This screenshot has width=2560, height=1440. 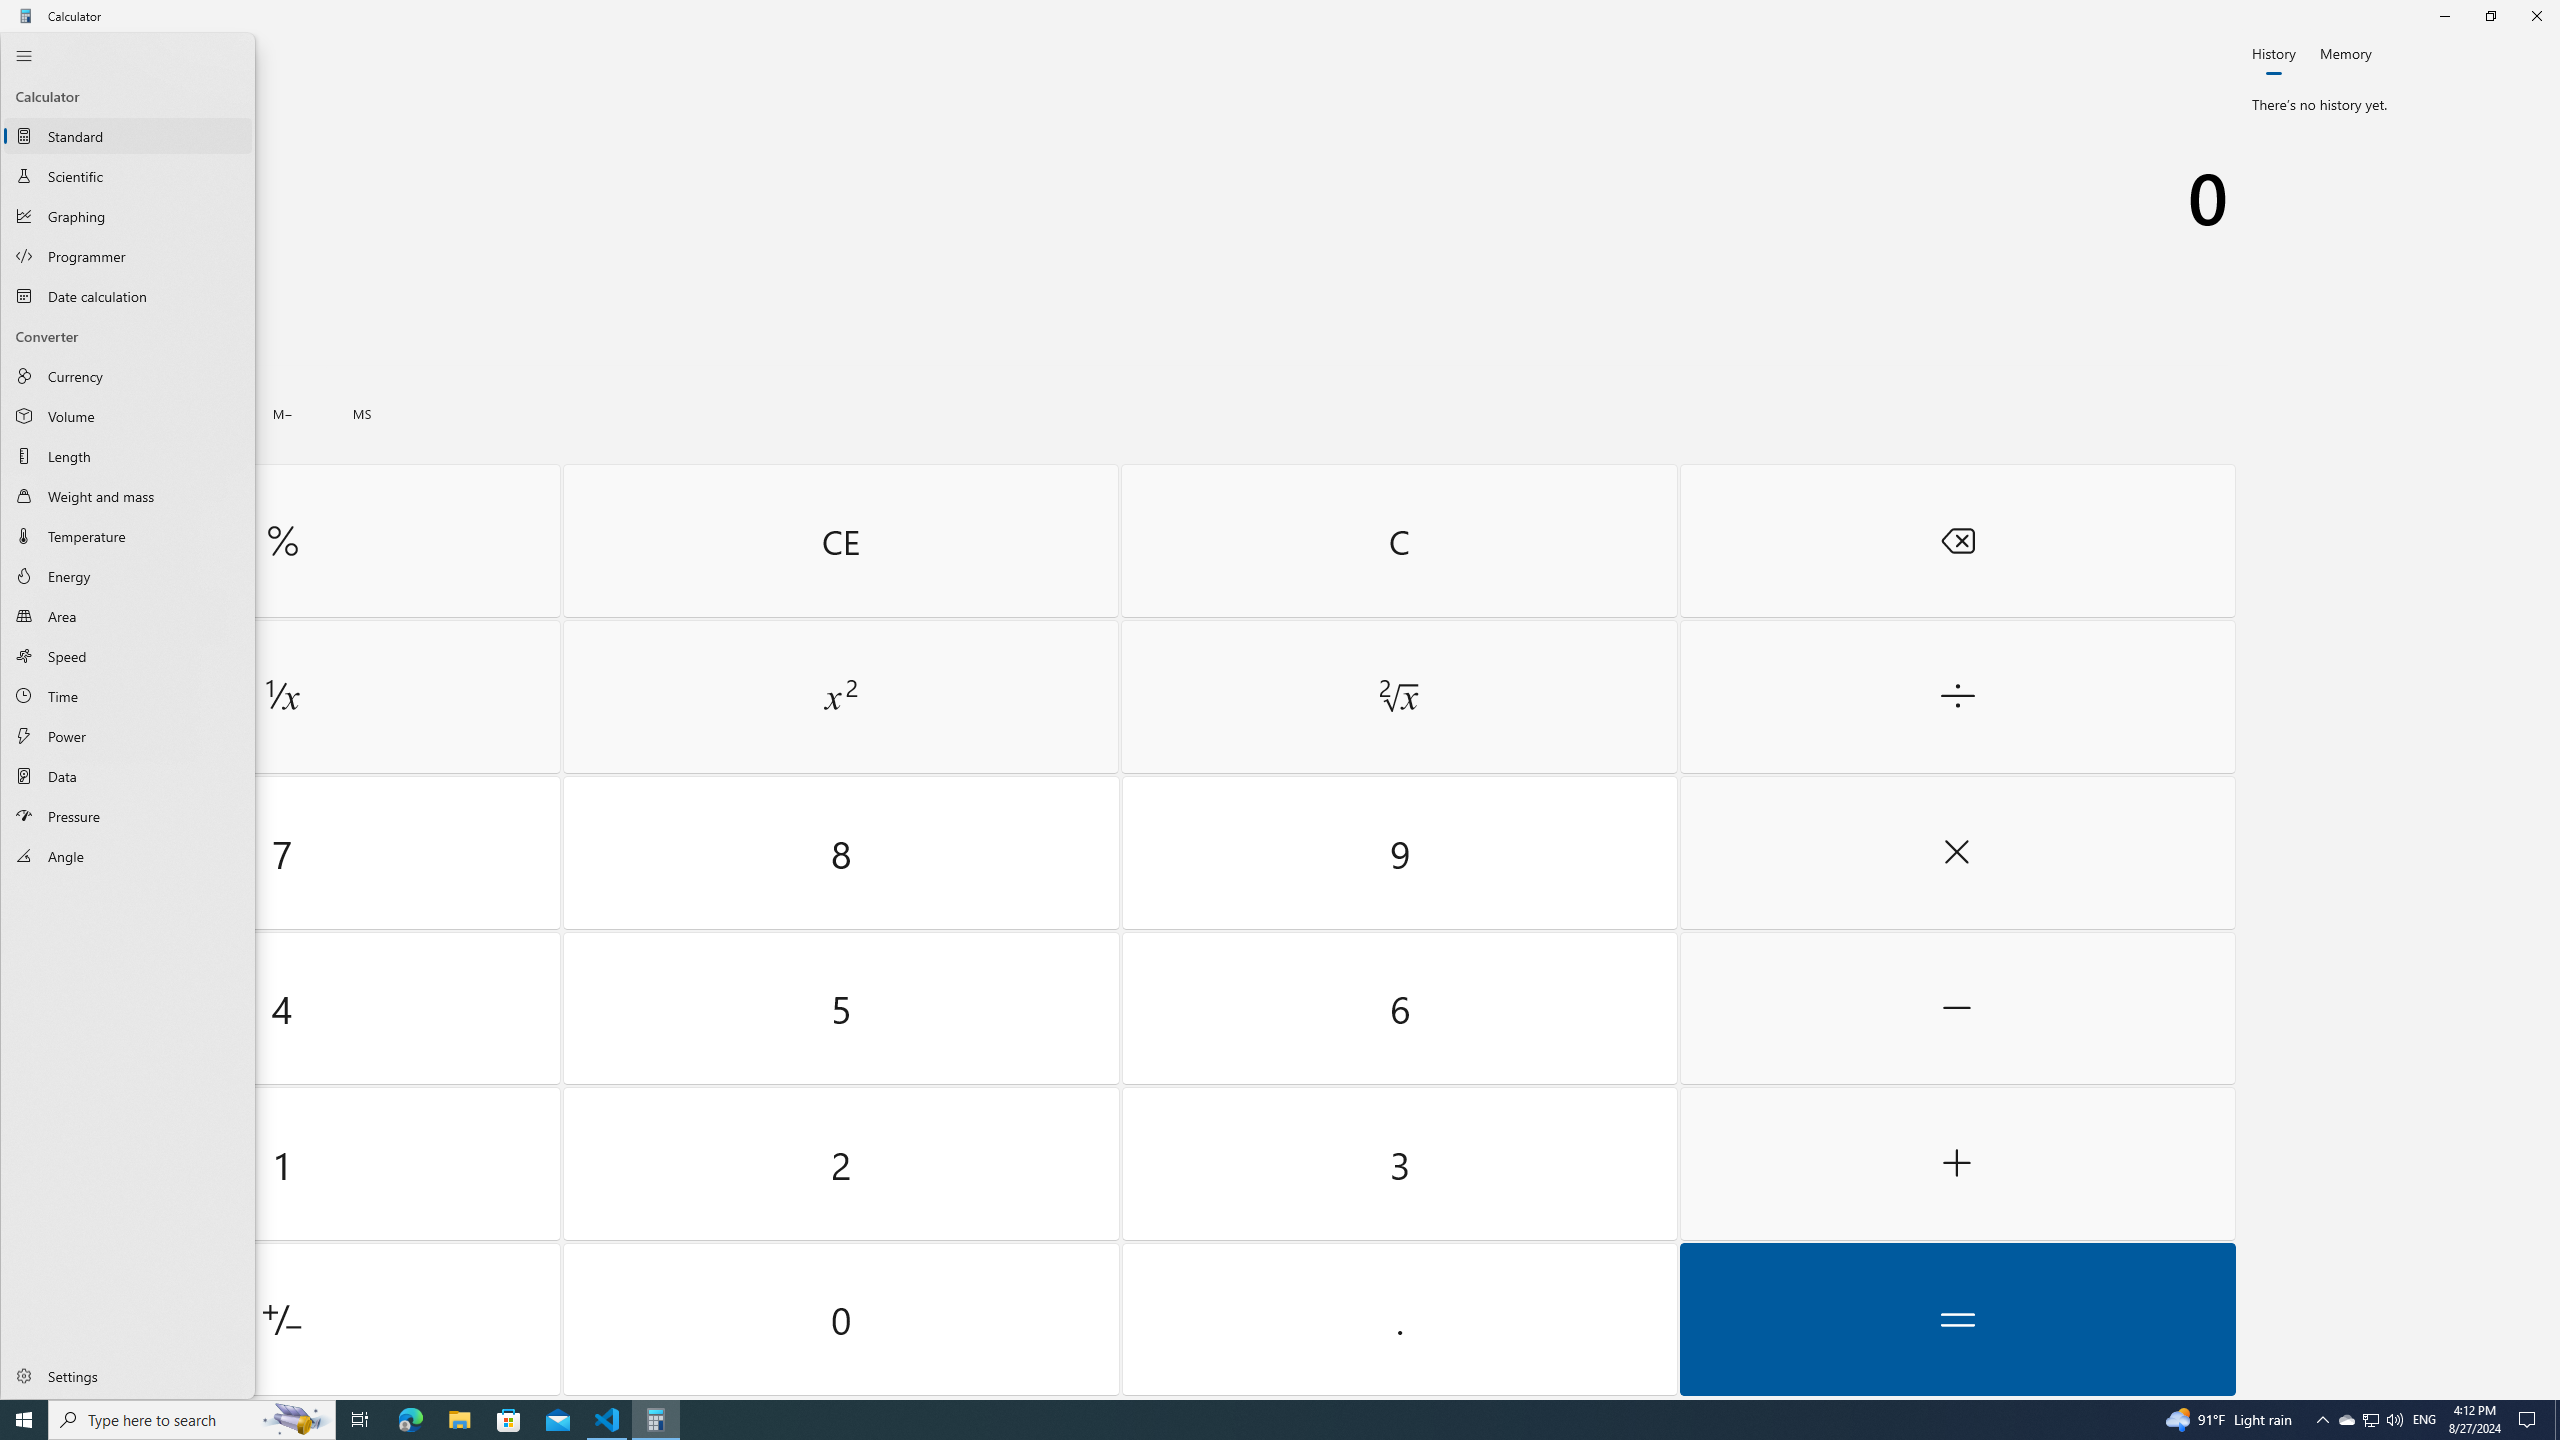 What do you see at coordinates (1398, 1007) in the screenshot?
I see `'Six'` at bounding box center [1398, 1007].